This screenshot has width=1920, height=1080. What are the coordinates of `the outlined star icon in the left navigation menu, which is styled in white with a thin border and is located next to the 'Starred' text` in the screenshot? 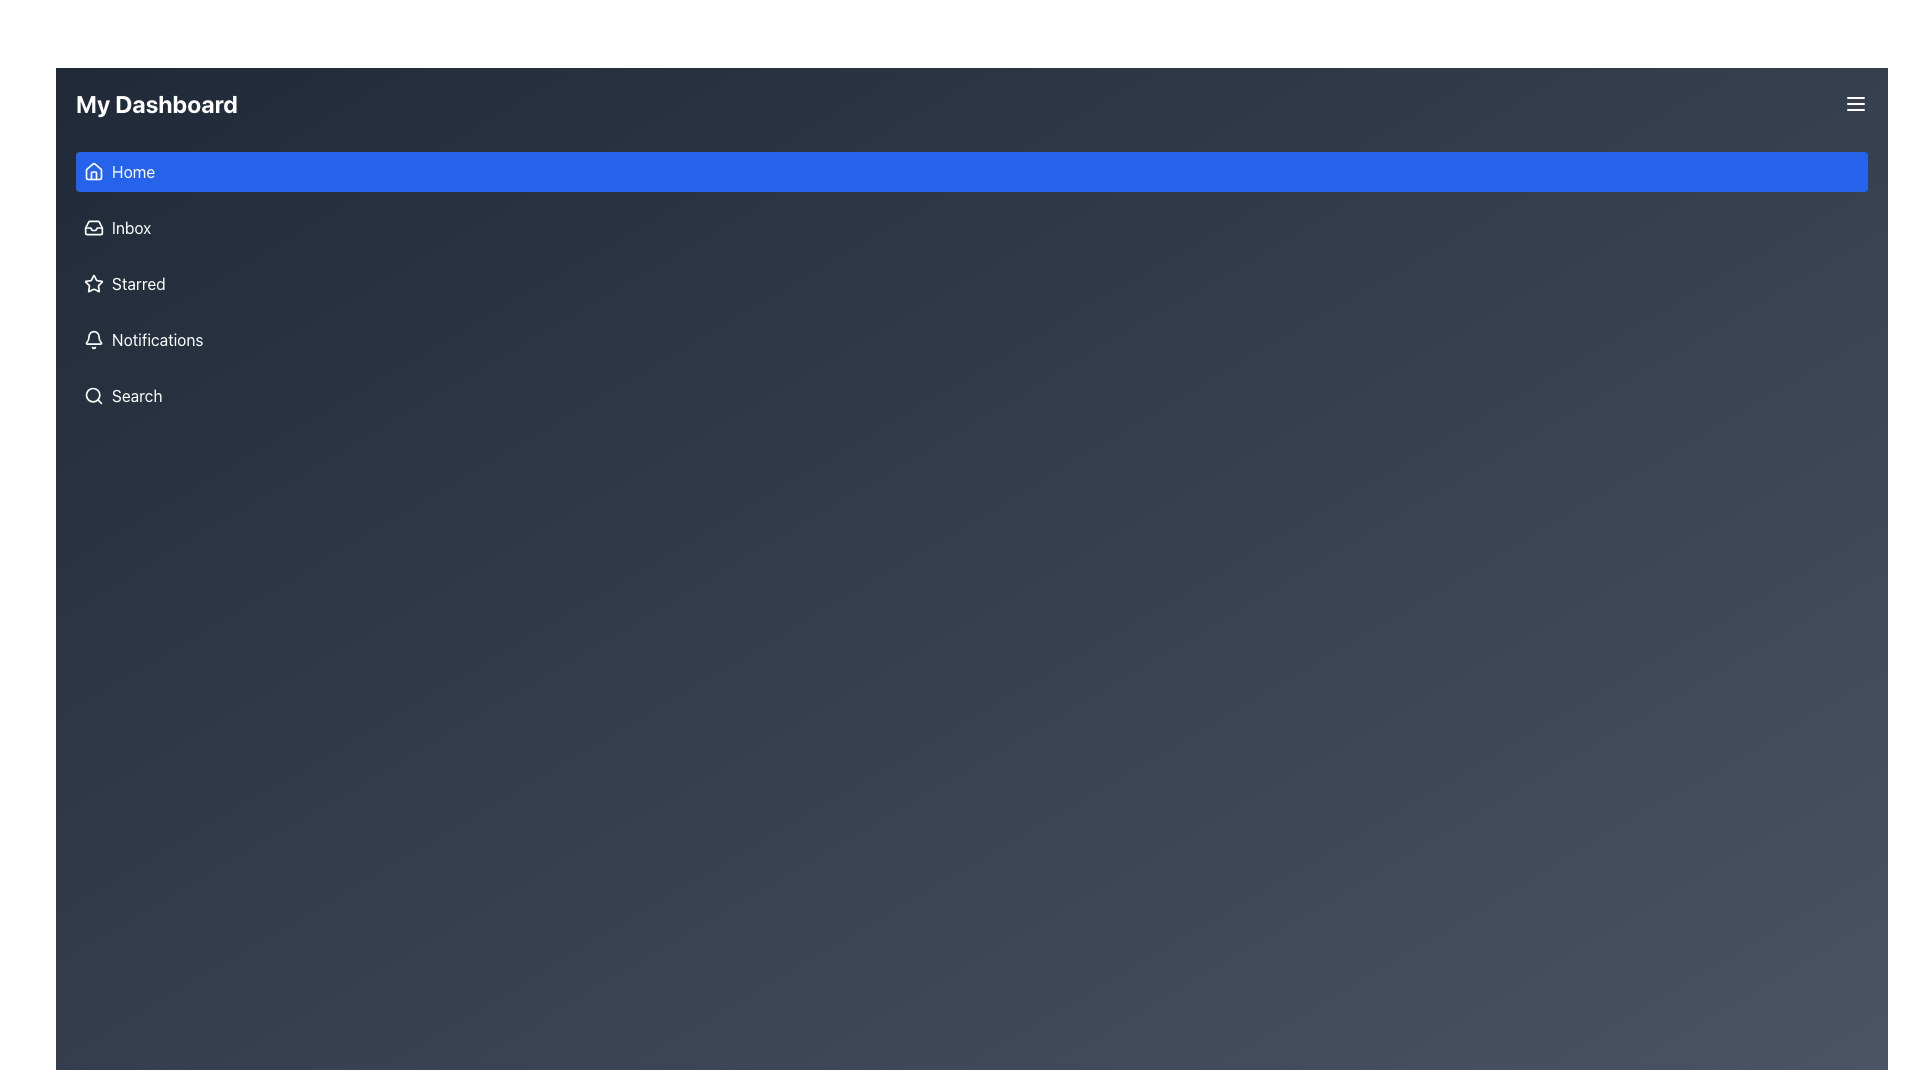 It's located at (93, 284).